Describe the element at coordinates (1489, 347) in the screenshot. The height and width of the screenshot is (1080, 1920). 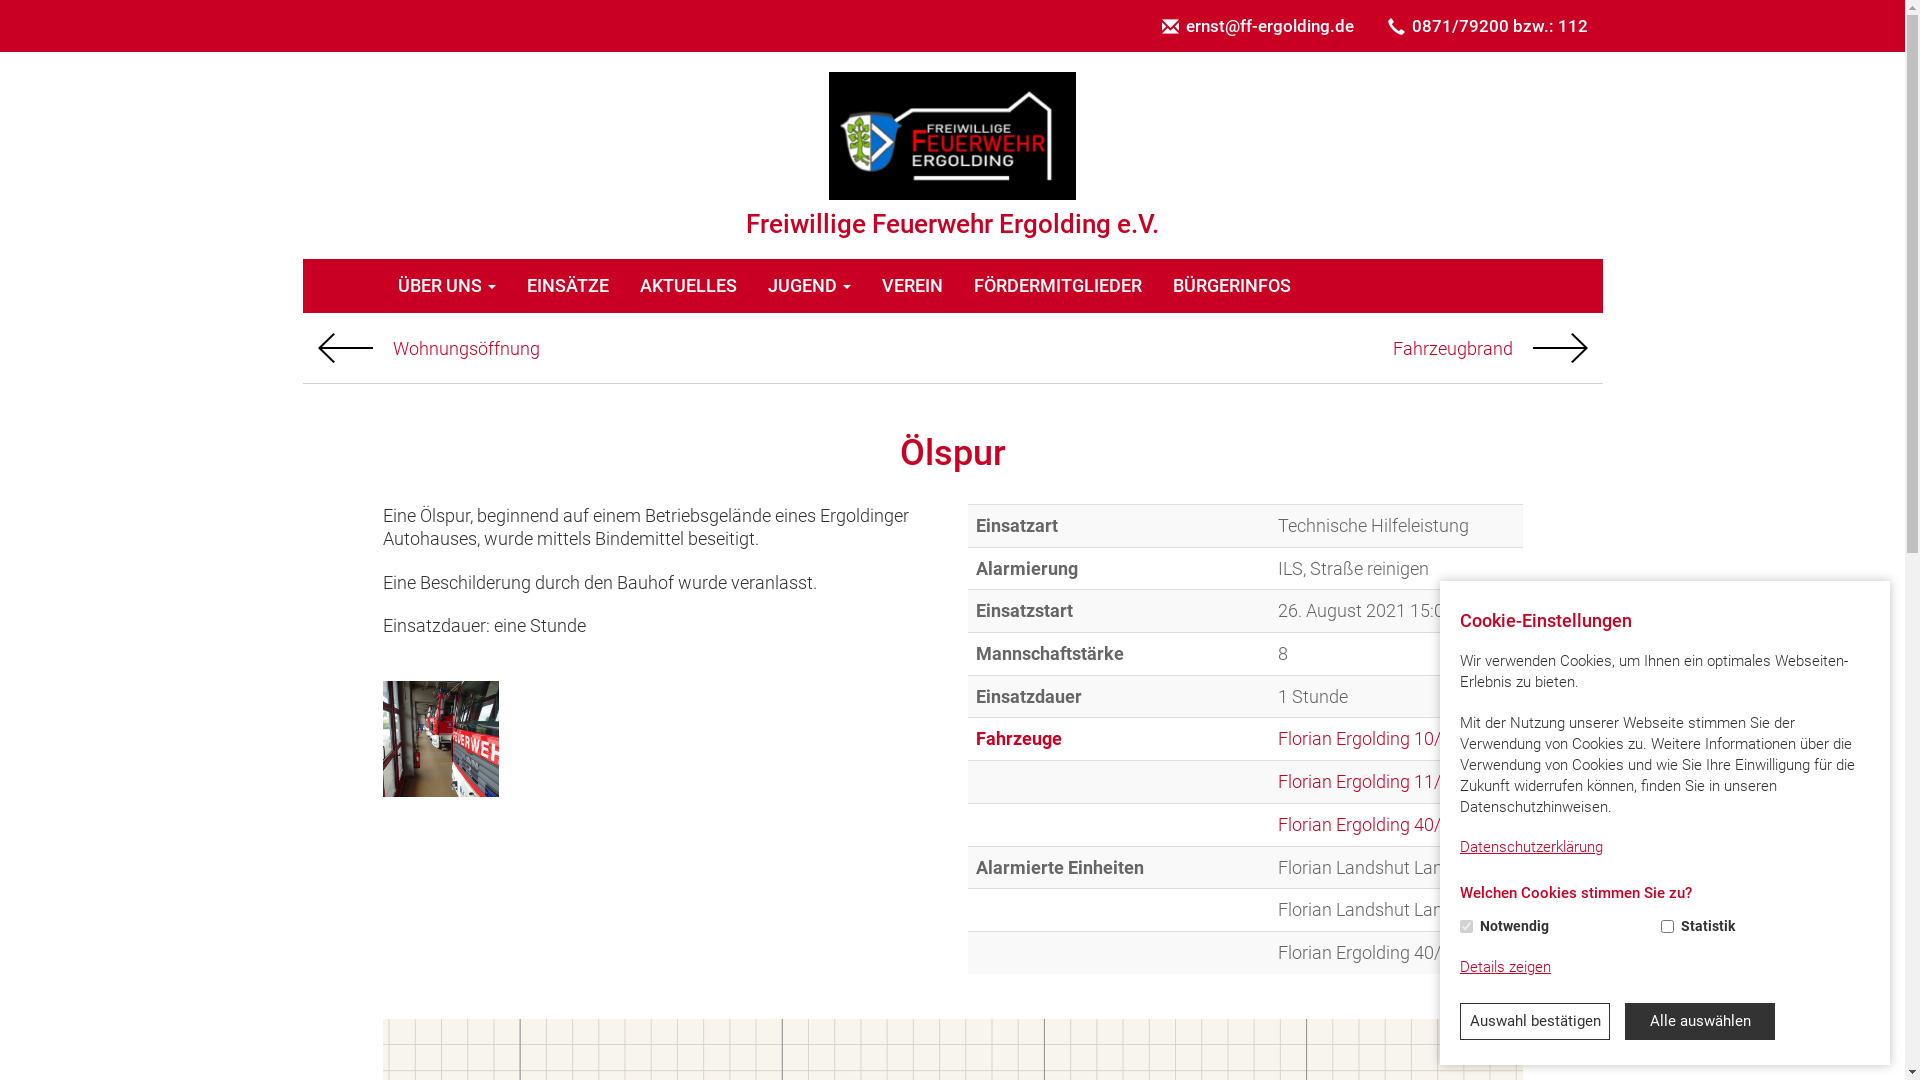
I see `'Fahrzeugbrand'` at that location.